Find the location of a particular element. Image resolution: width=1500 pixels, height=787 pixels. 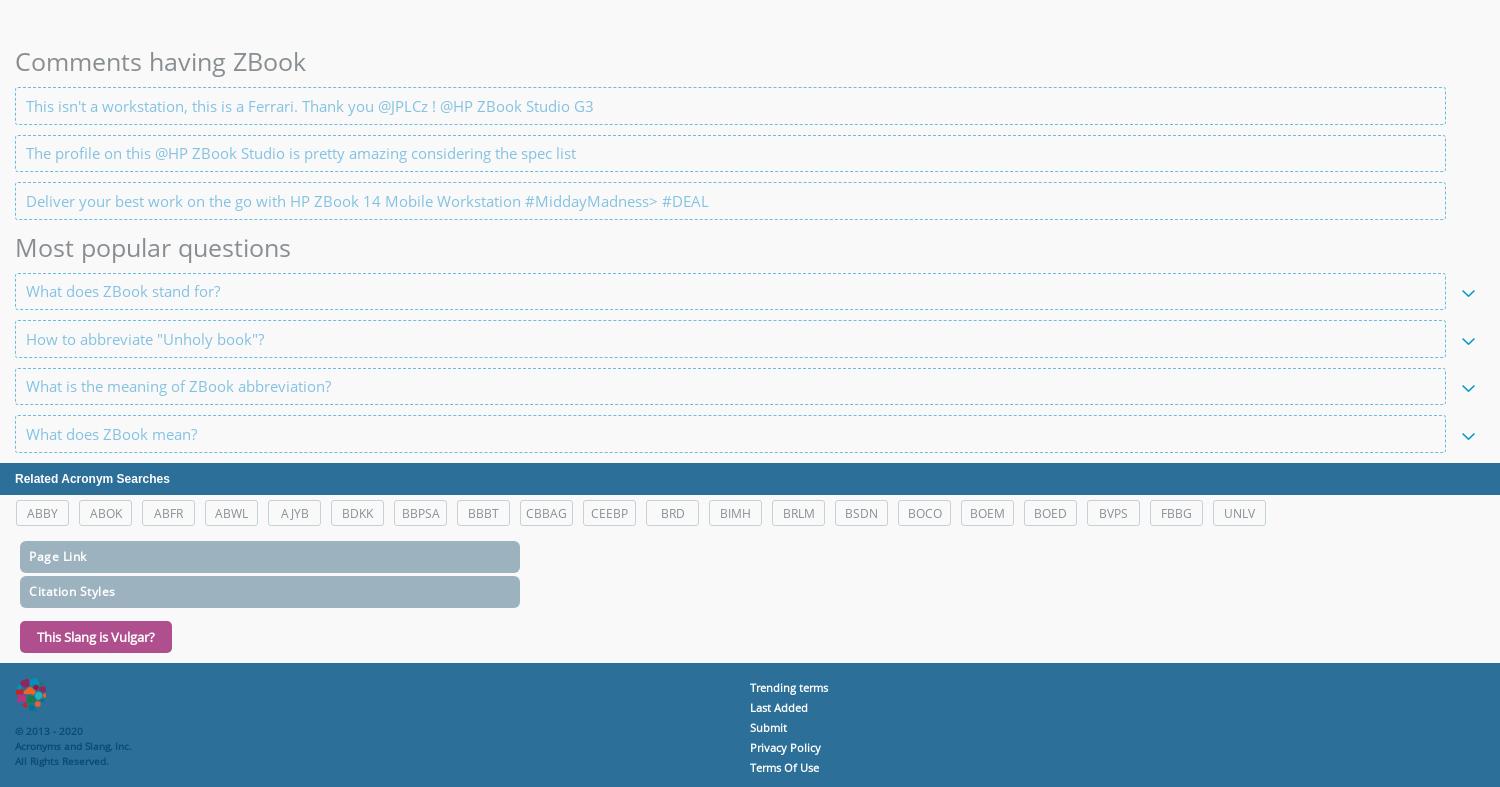

'ABOK' is located at coordinates (104, 512).